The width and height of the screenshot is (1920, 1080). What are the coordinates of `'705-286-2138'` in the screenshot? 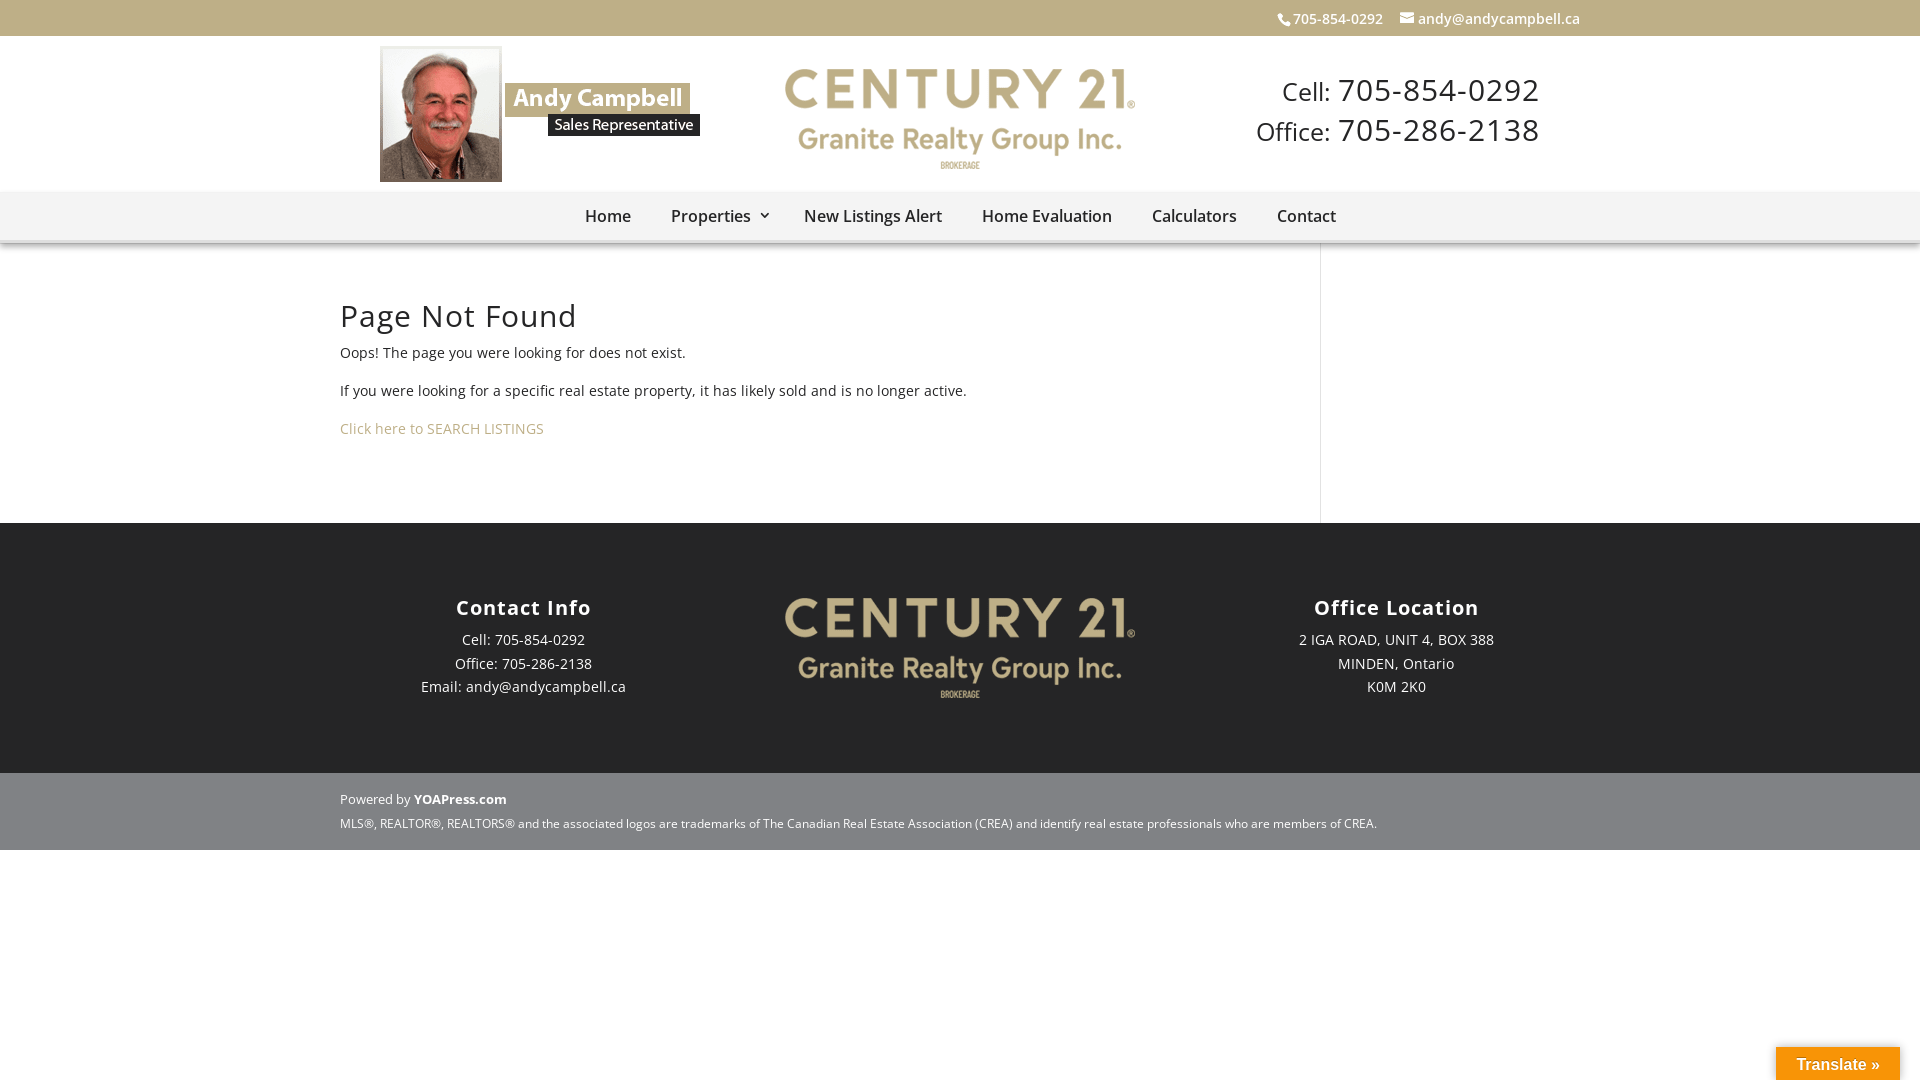 It's located at (1438, 128).